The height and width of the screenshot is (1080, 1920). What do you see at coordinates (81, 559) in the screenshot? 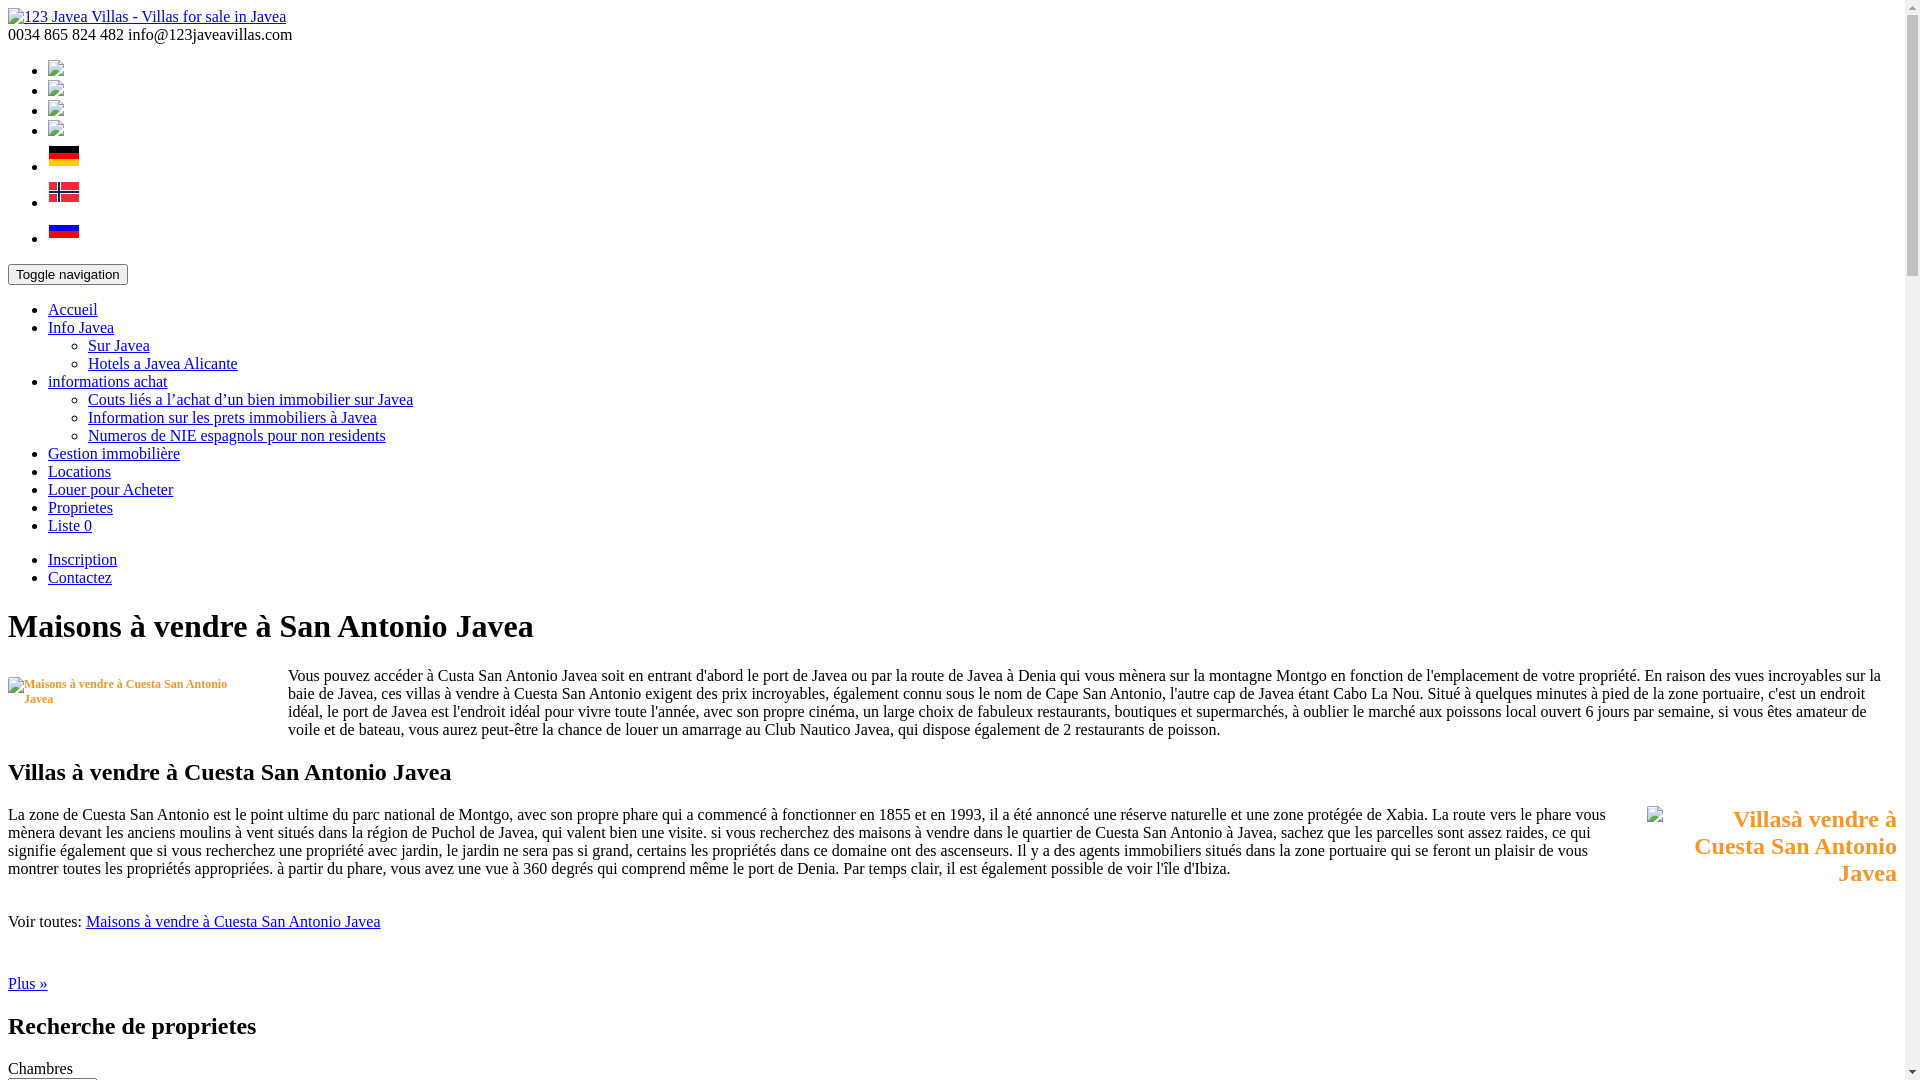
I see `'Inscription'` at bounding box center [81, 559].